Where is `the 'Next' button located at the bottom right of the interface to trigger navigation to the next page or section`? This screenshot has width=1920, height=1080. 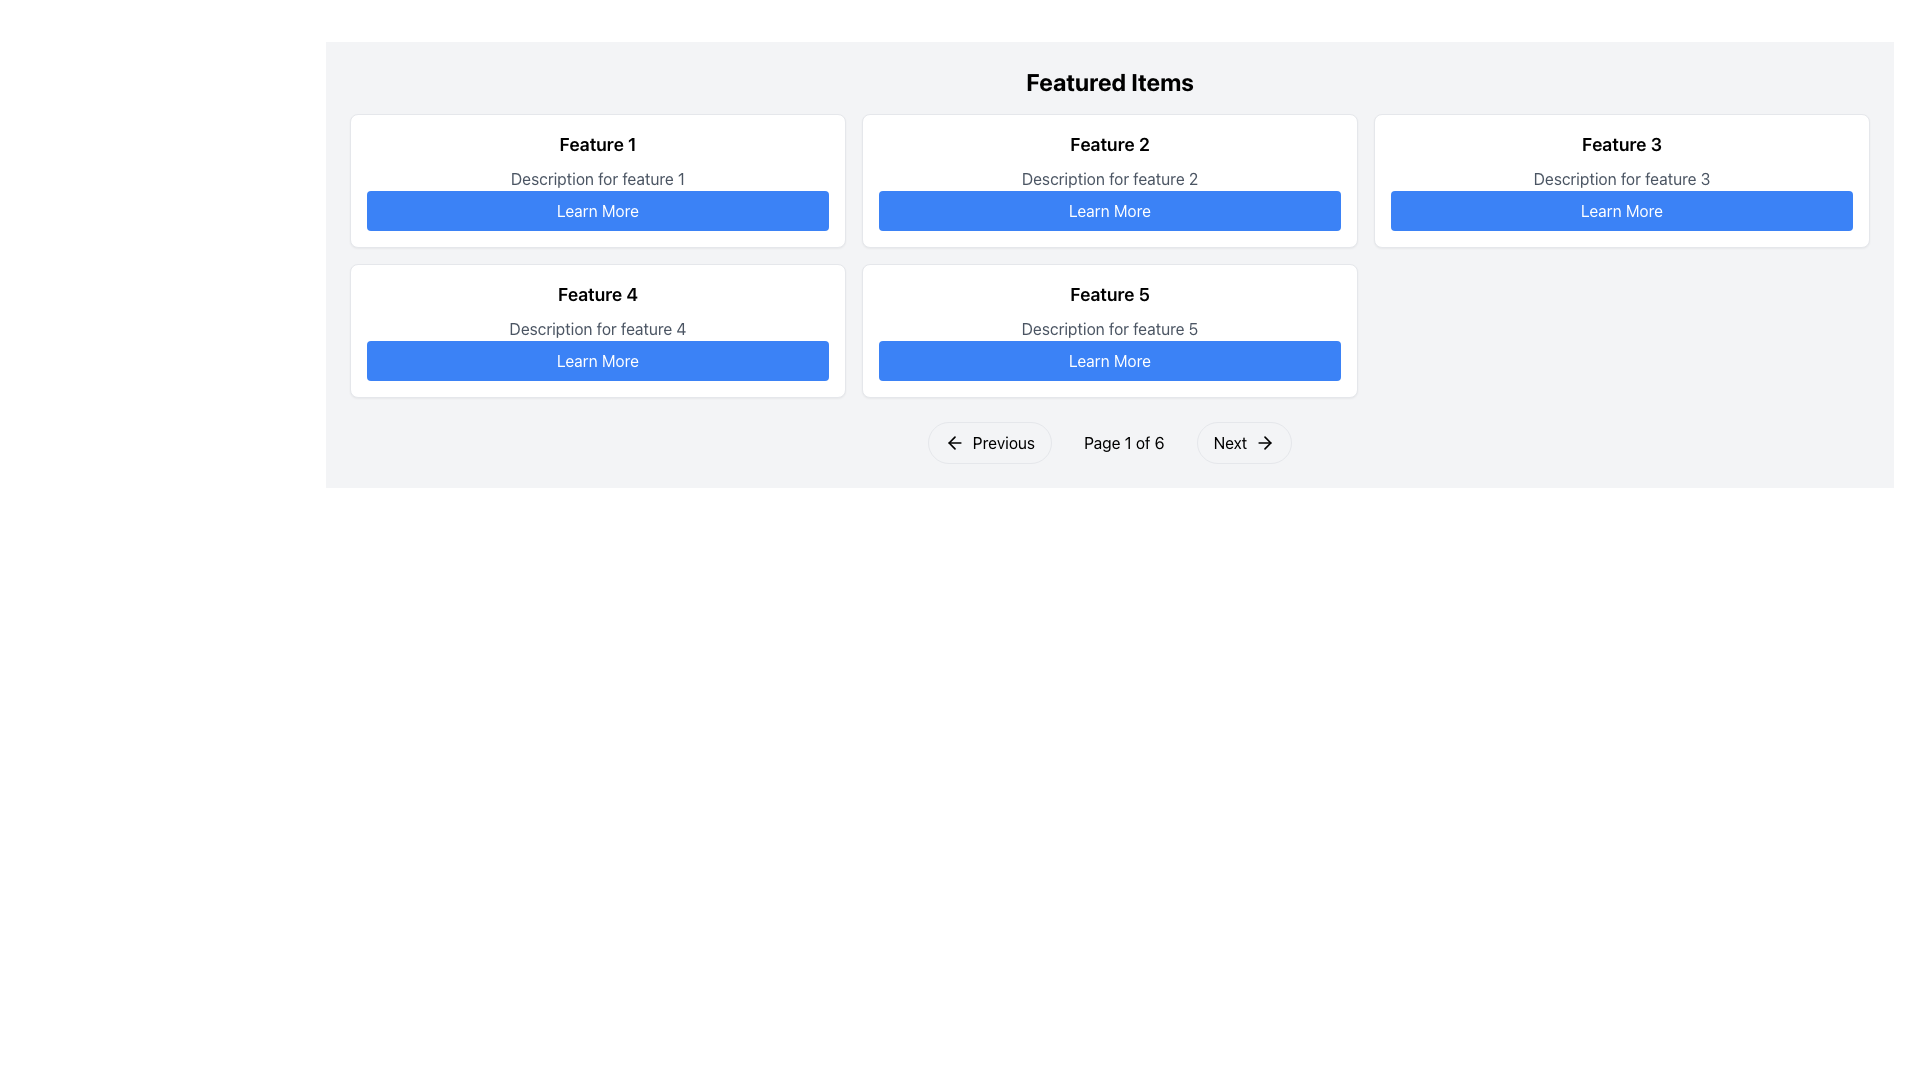
the 'Next' button located at the bottom right of the interface to trigger navigation to the next page or section is located at coordinates (1264, 442).